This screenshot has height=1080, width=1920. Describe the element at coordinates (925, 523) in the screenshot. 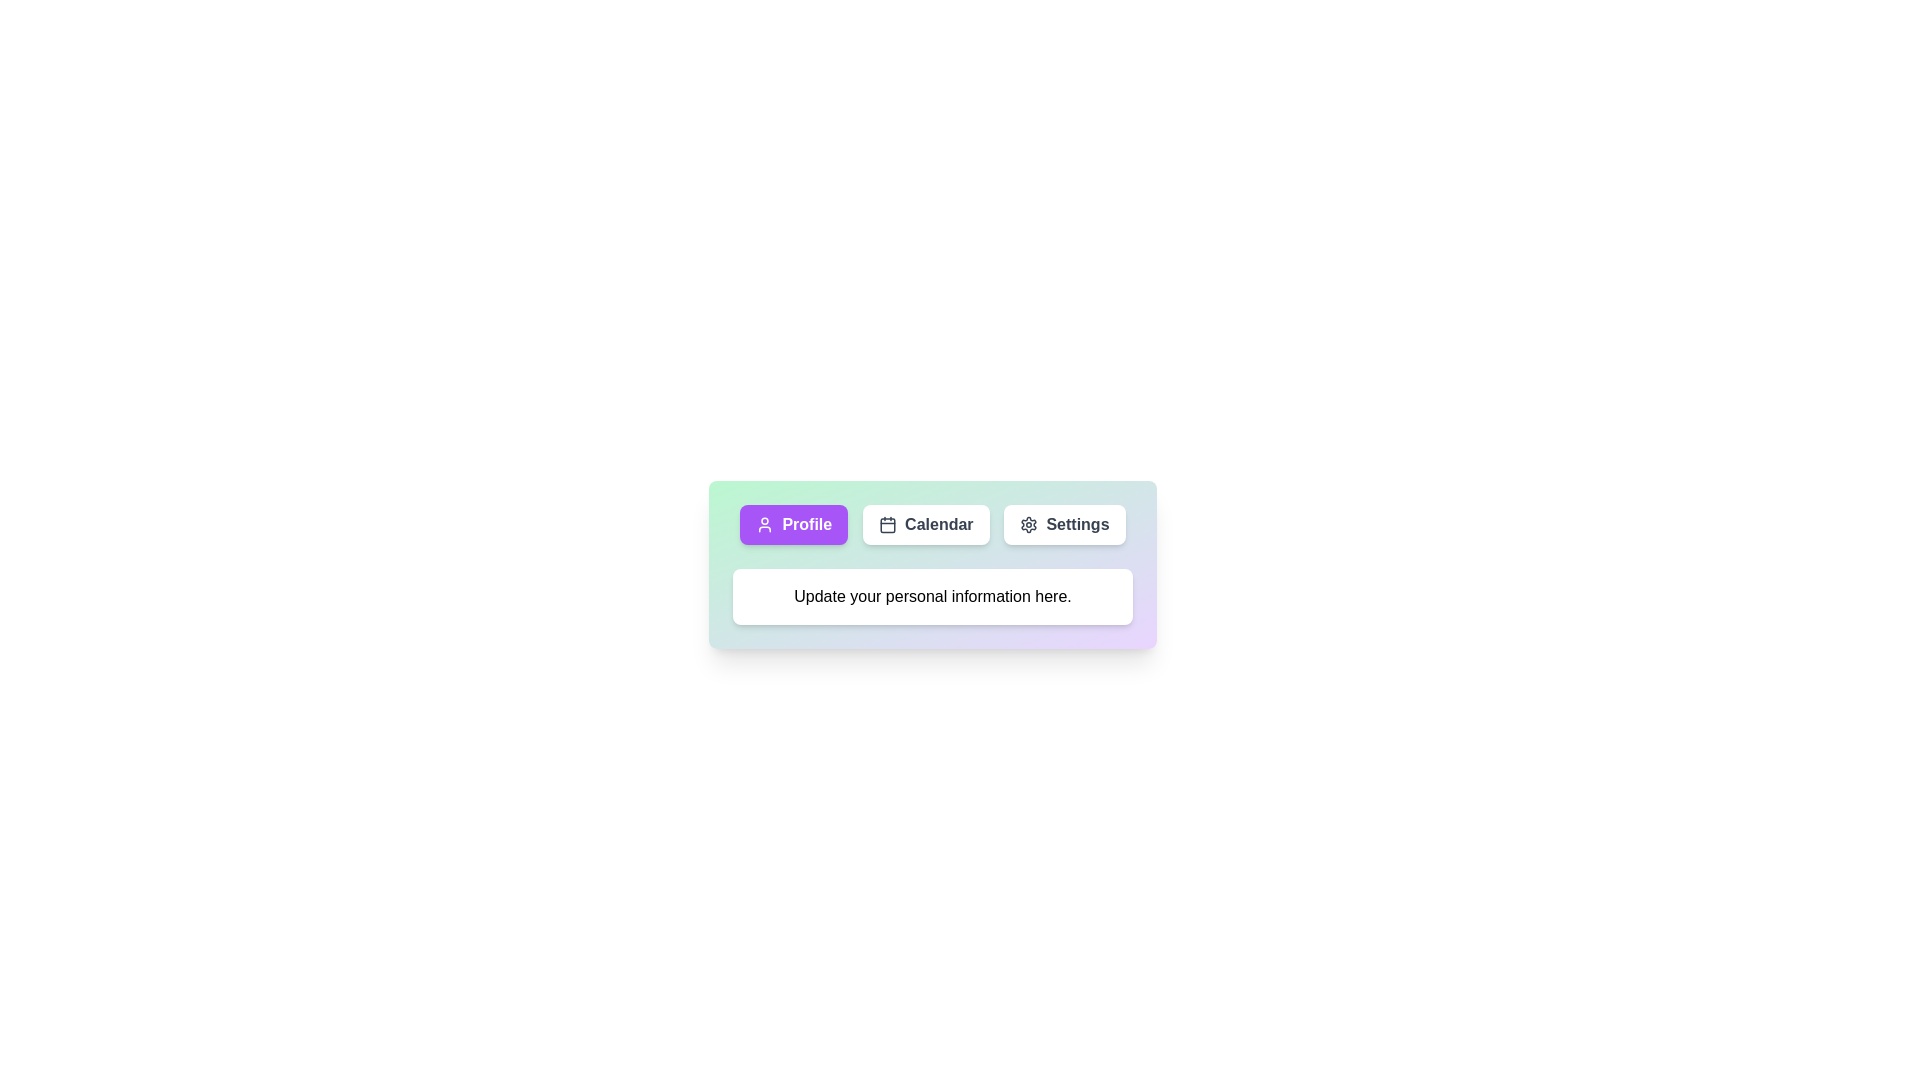

I see `the 'Calendar' button, which is a rectangular button with rounded corners, featuring a calendar icon and gray text` at that location.